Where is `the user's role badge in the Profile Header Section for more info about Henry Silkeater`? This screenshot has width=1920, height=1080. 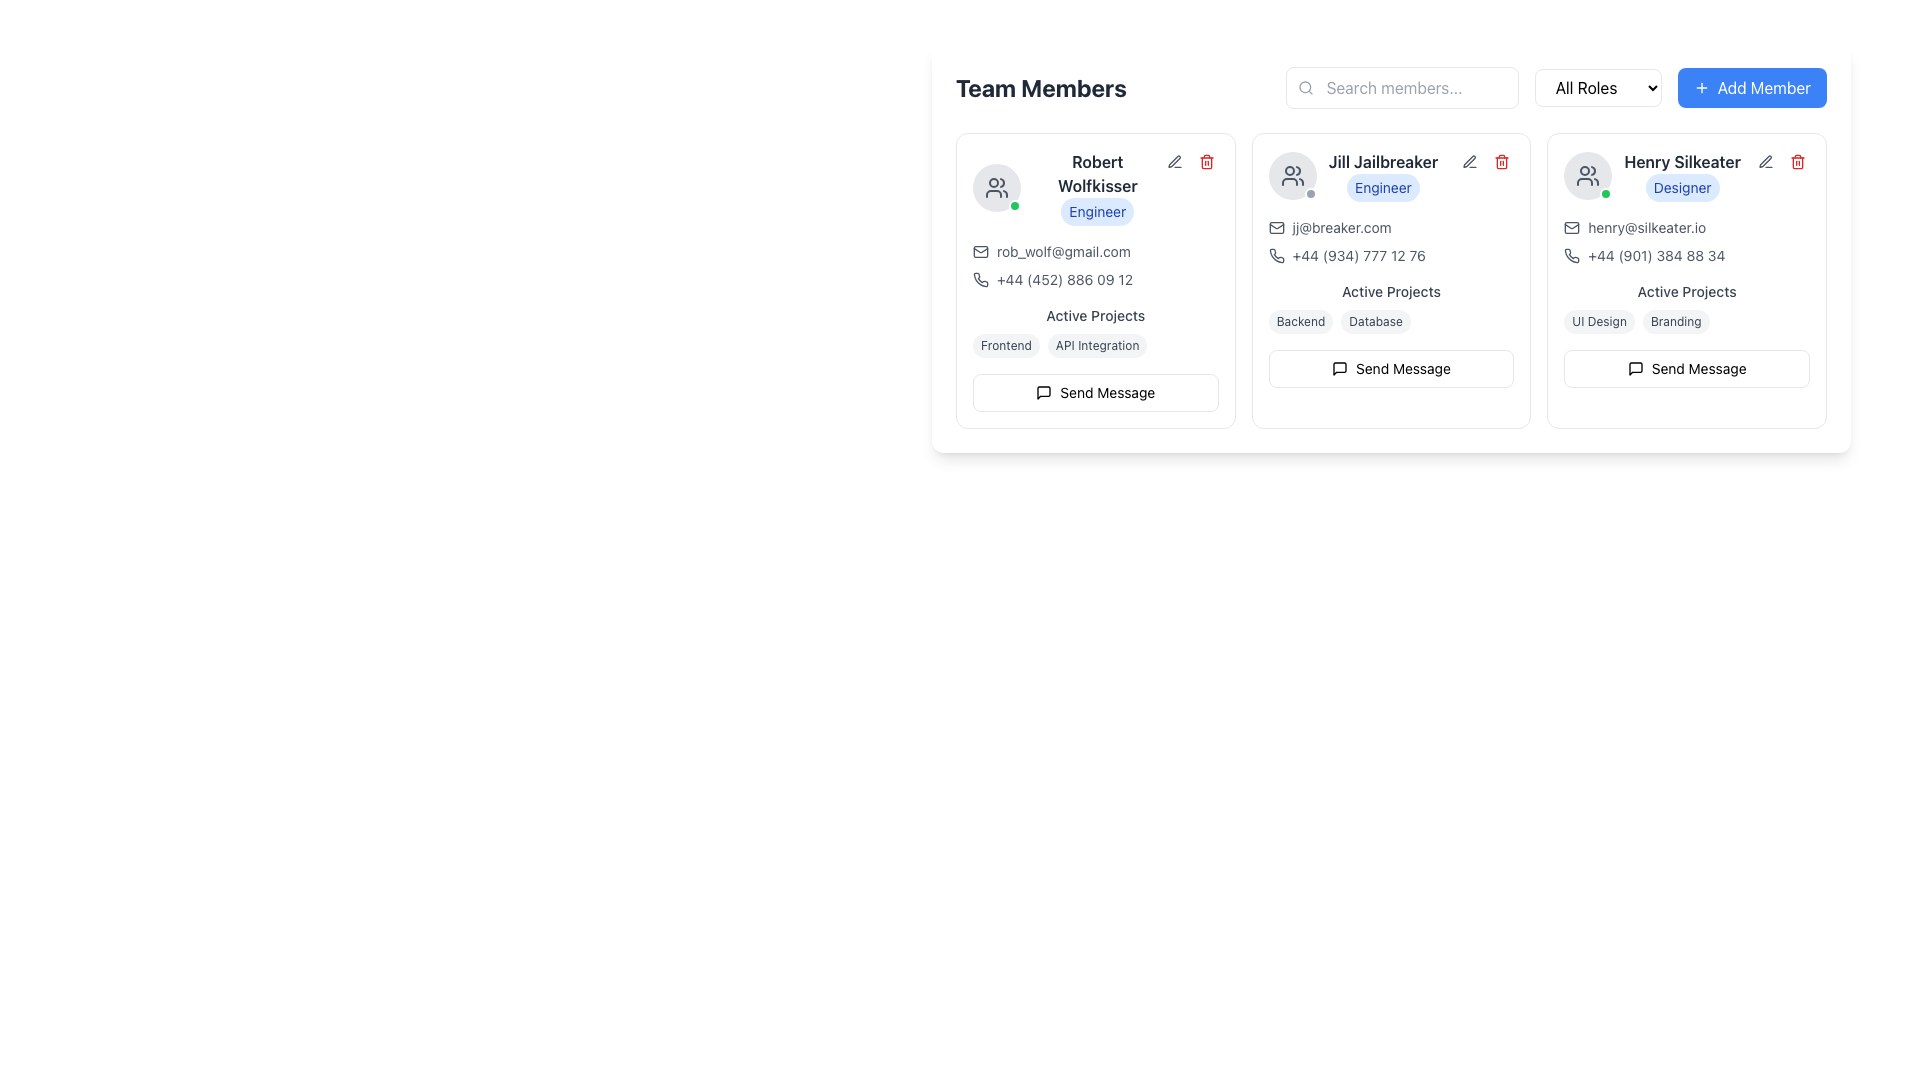 the user's role badge in the Profile Header Section for more info about Henry Silkeater is located at coordinates (1686, 175).